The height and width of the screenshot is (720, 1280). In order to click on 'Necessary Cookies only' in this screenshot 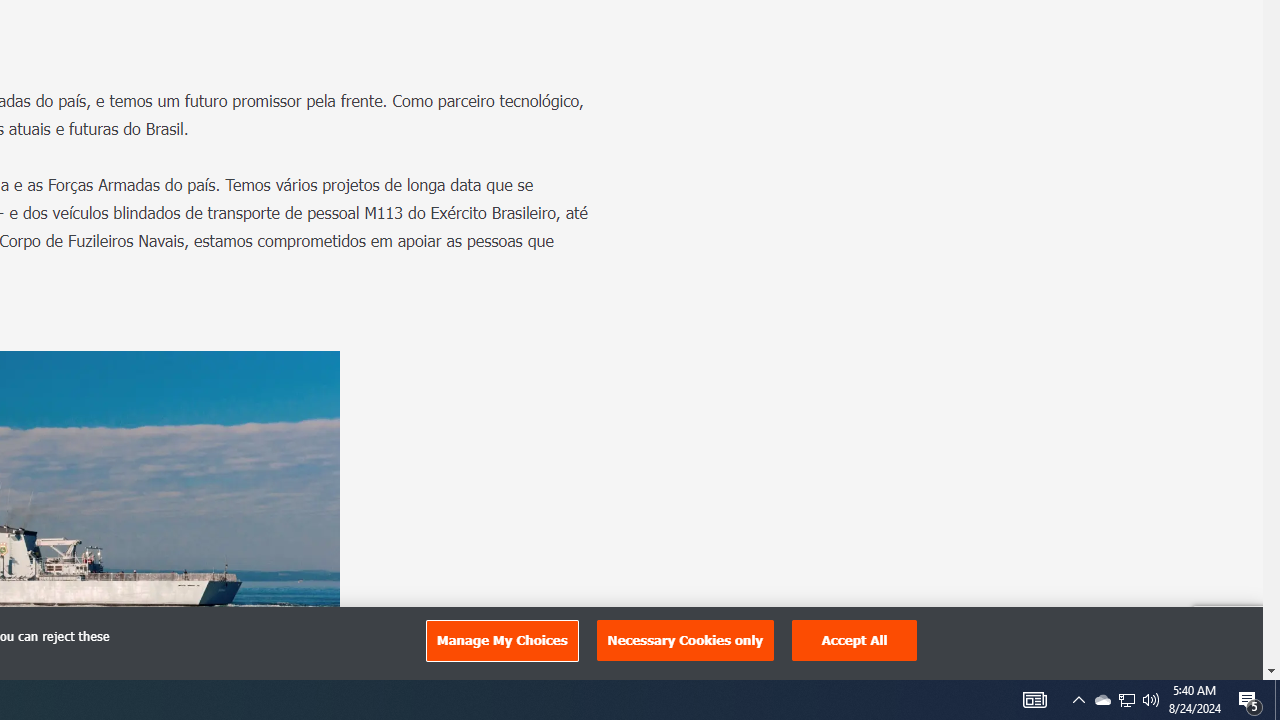, I will do `click(685, 640)`.